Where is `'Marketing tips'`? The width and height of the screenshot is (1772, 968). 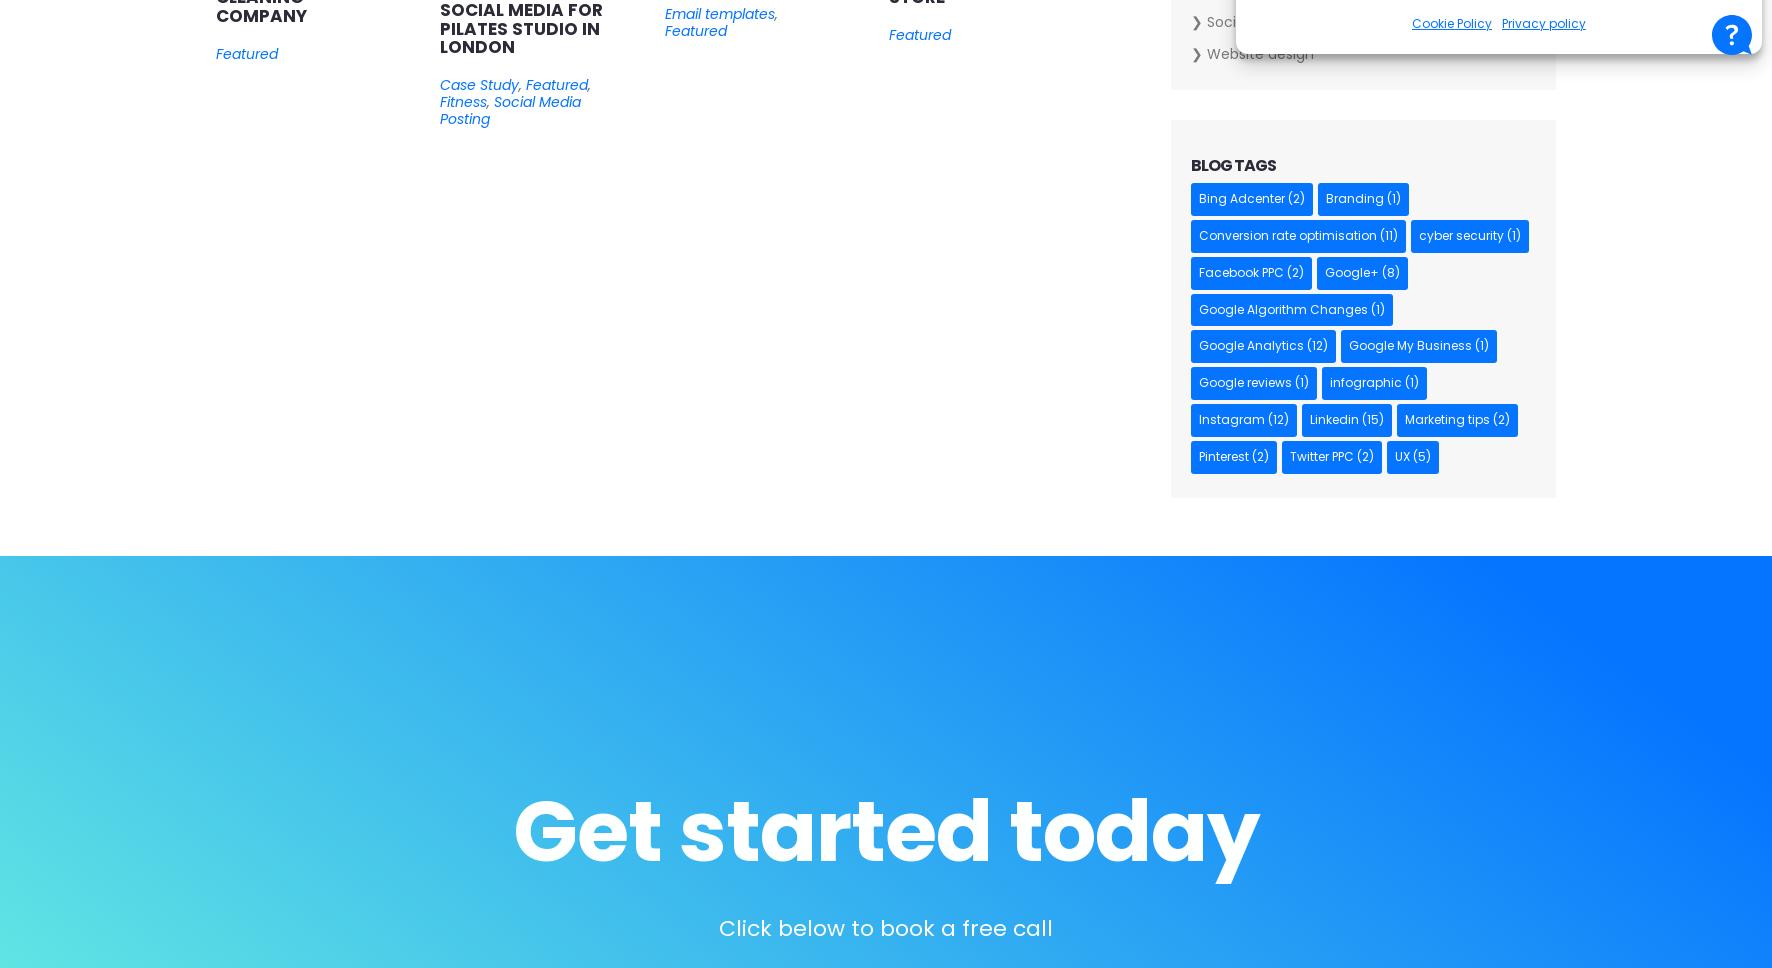
'Marketing tips' is located at coordinates (1446, 419).